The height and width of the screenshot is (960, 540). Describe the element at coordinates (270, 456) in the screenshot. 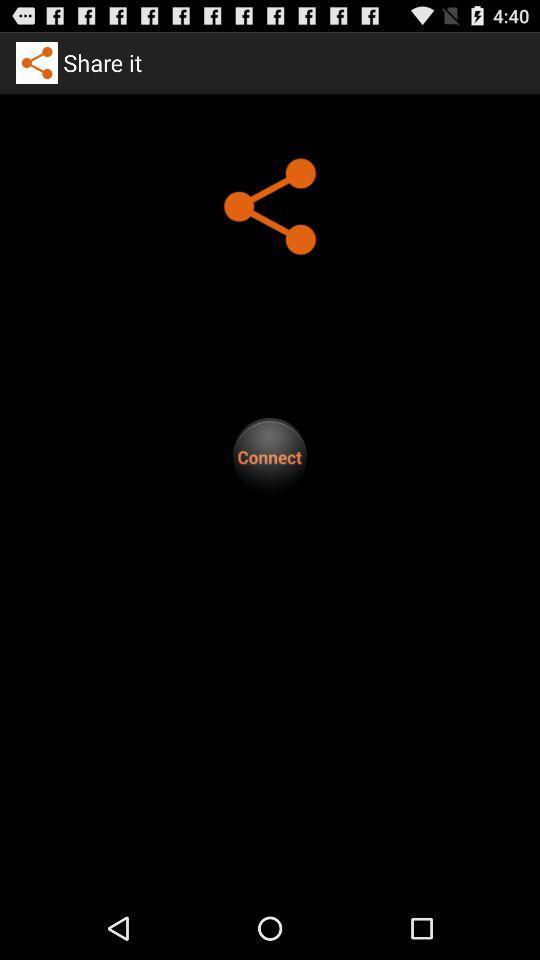

I see `connect share it option` at that location.